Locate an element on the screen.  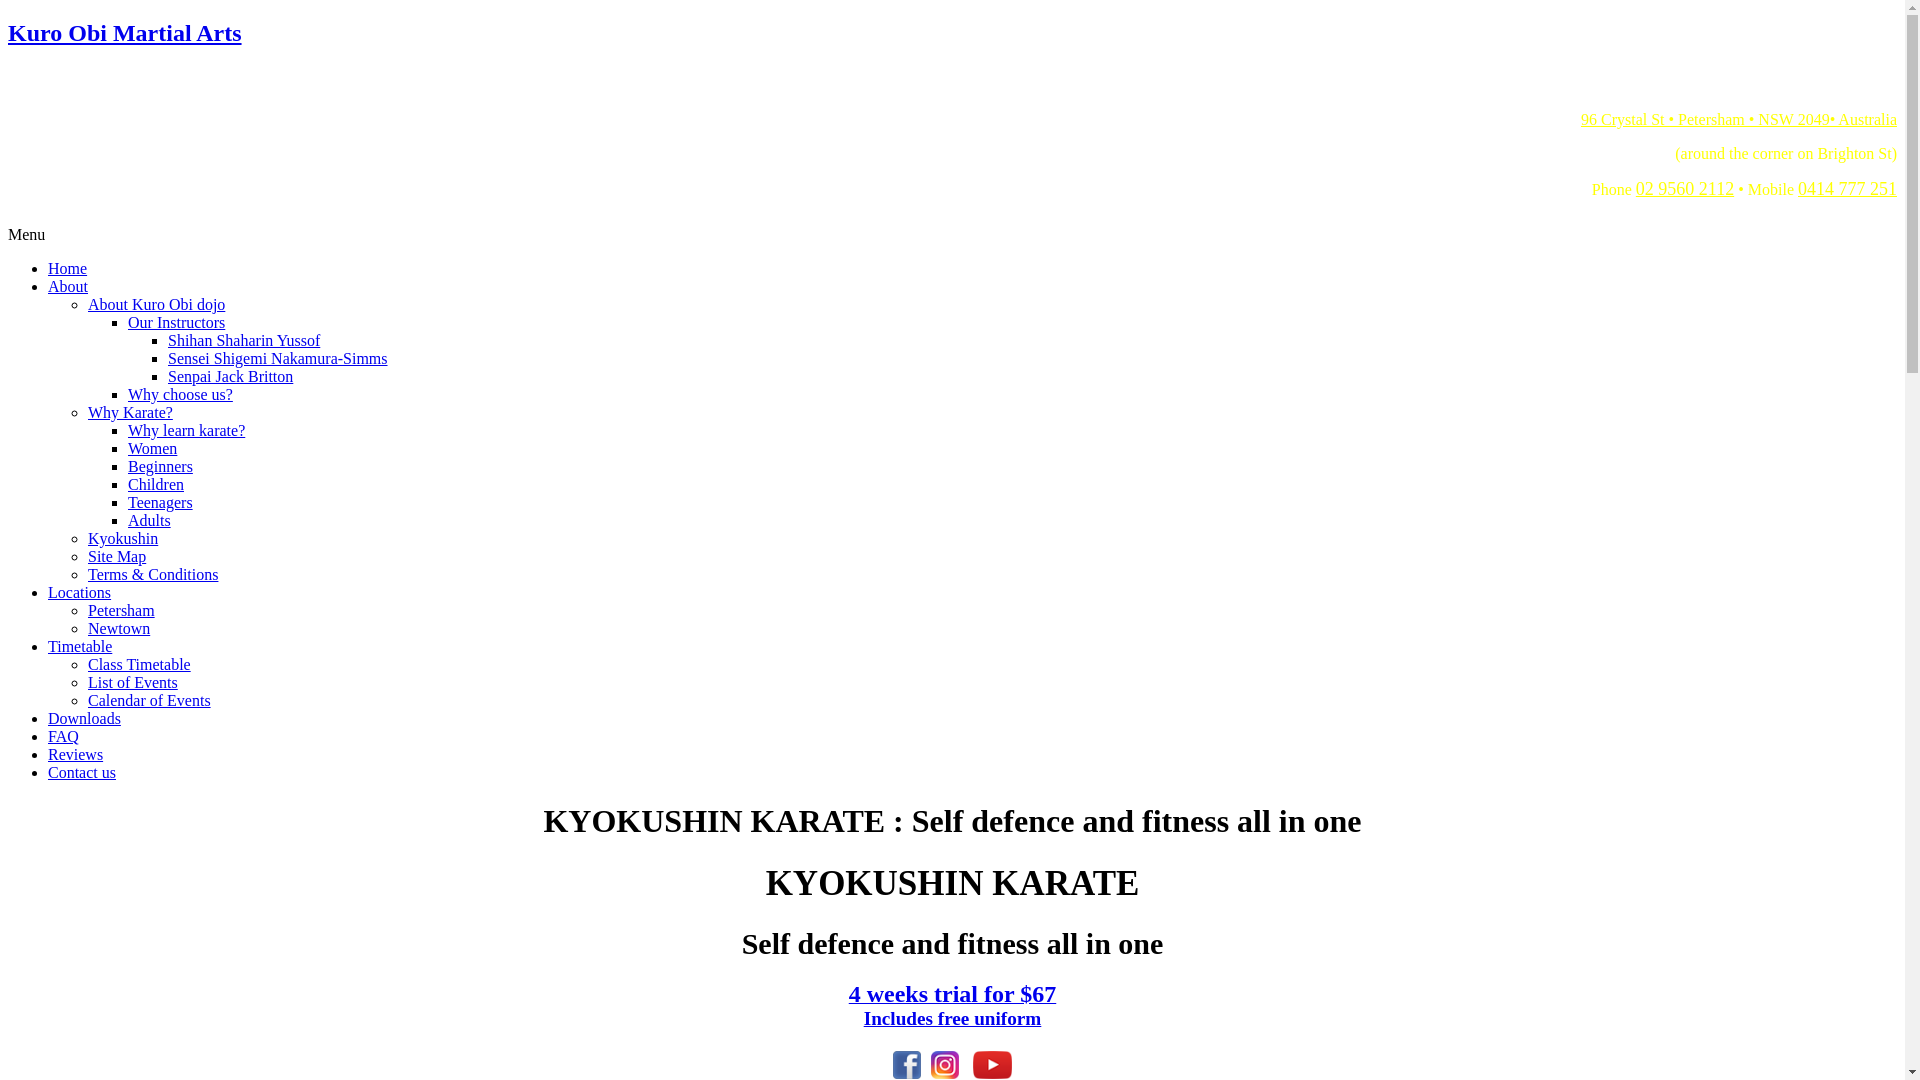
'About' is located at coordinates (67, 286).